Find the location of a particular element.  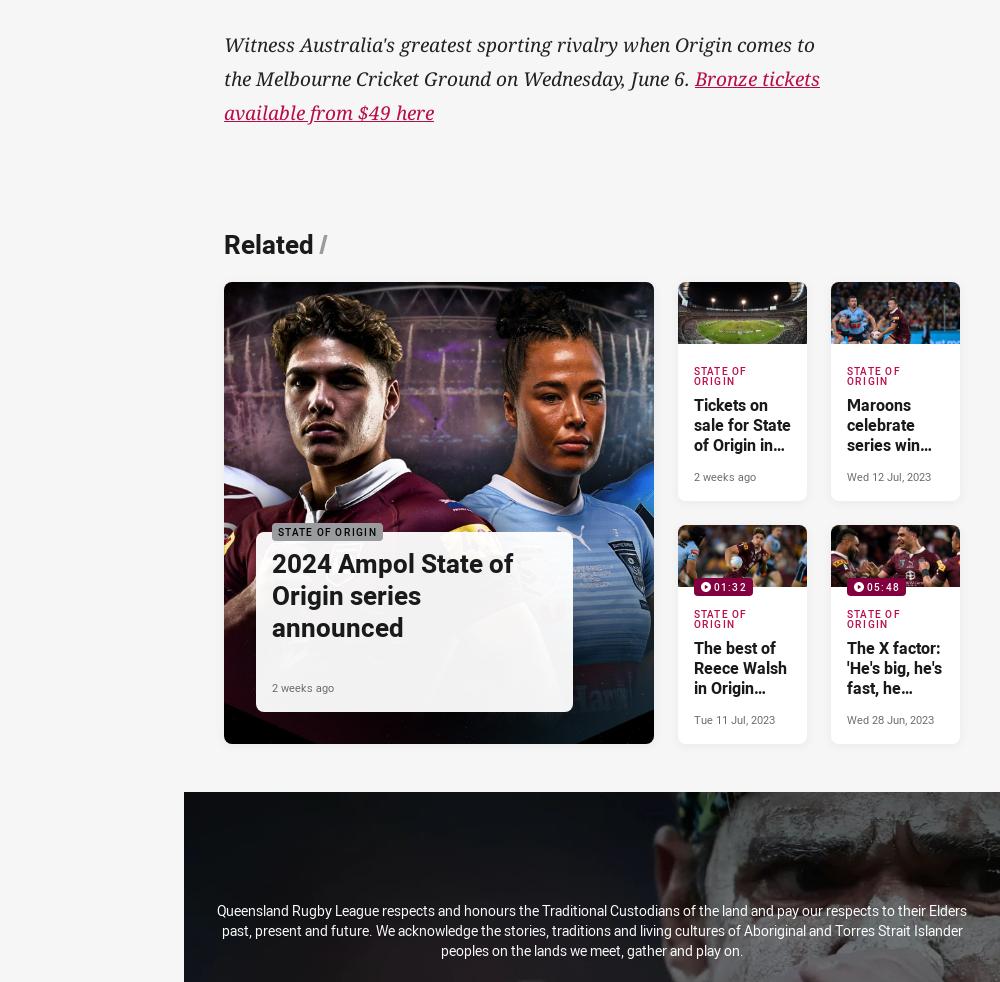

'The best of Reece Walsh in Origin 2023' is located at coordinates (738, 676).